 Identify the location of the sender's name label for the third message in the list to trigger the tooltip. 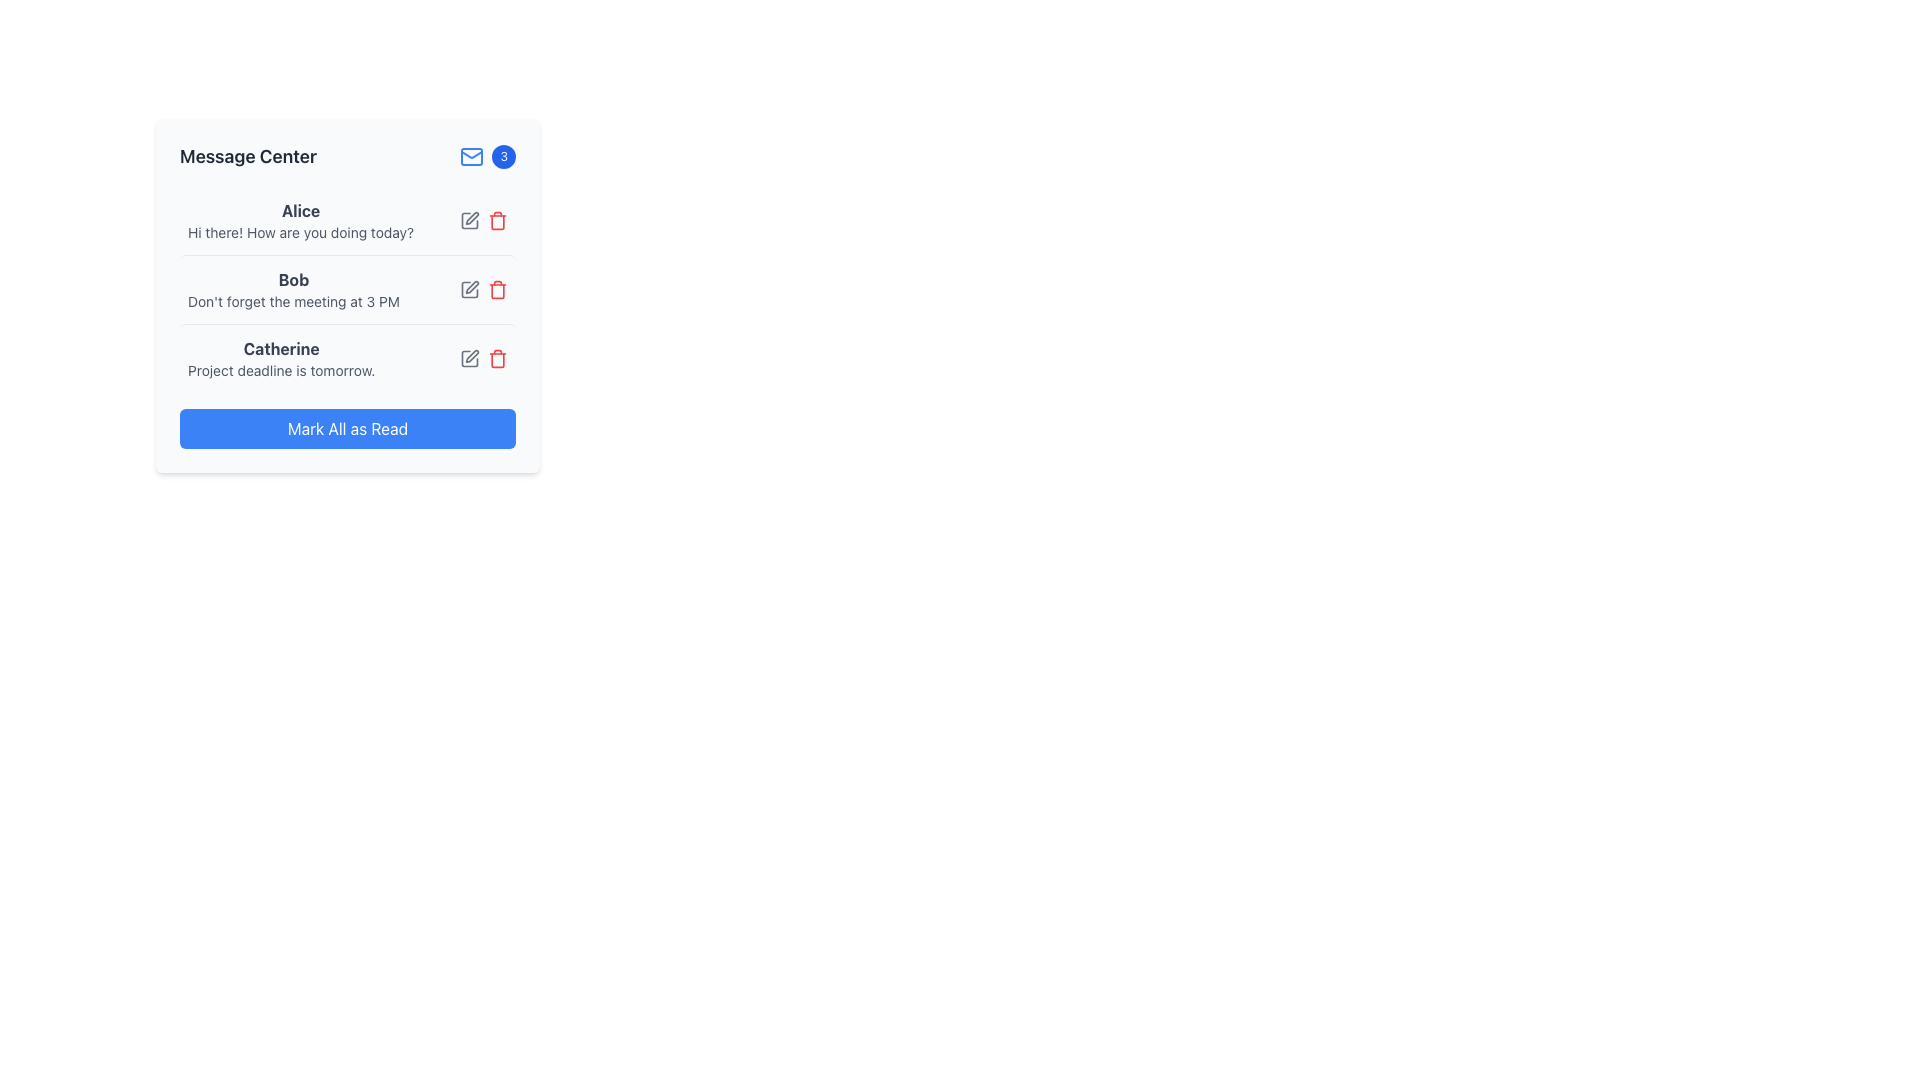
(280, 347).